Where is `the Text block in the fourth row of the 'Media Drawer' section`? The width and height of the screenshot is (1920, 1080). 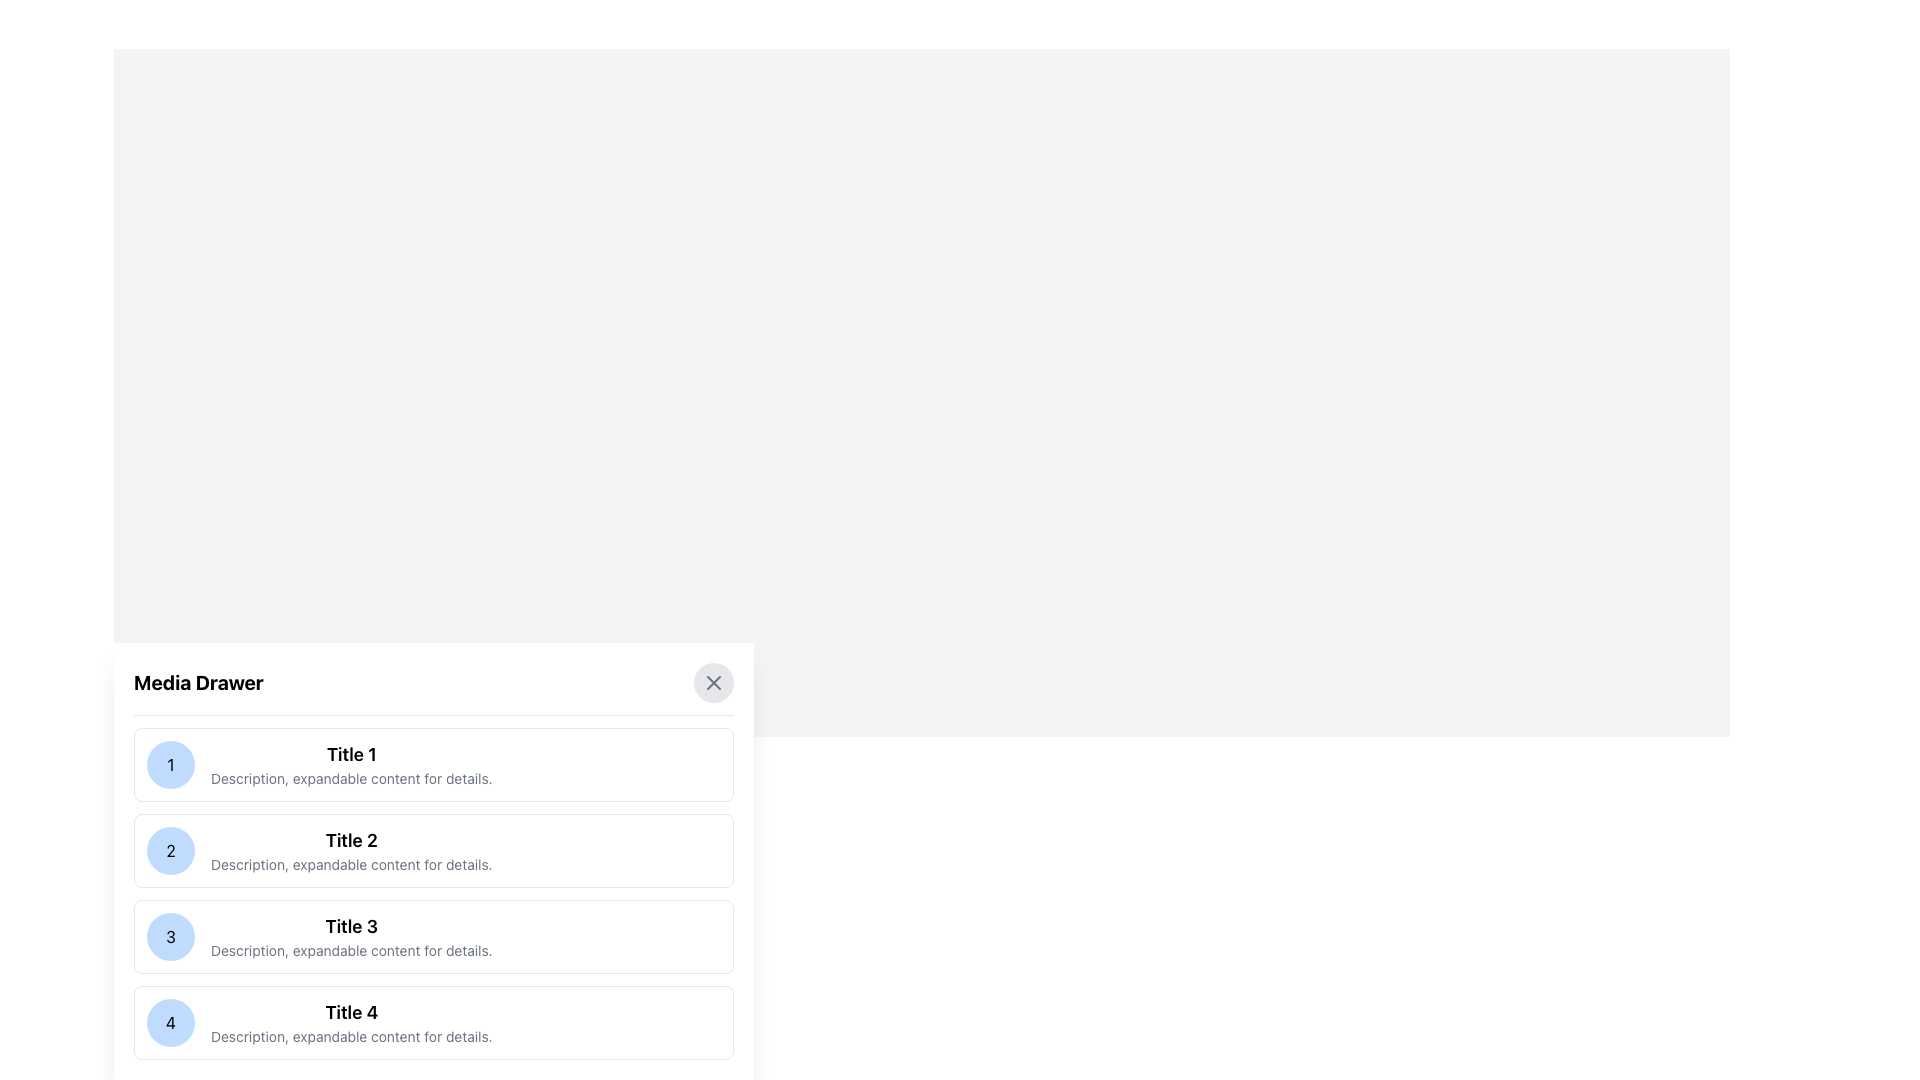
the Text block in the fourth row of the 'Media Drawer' section is located at coordinates (351, 1022).